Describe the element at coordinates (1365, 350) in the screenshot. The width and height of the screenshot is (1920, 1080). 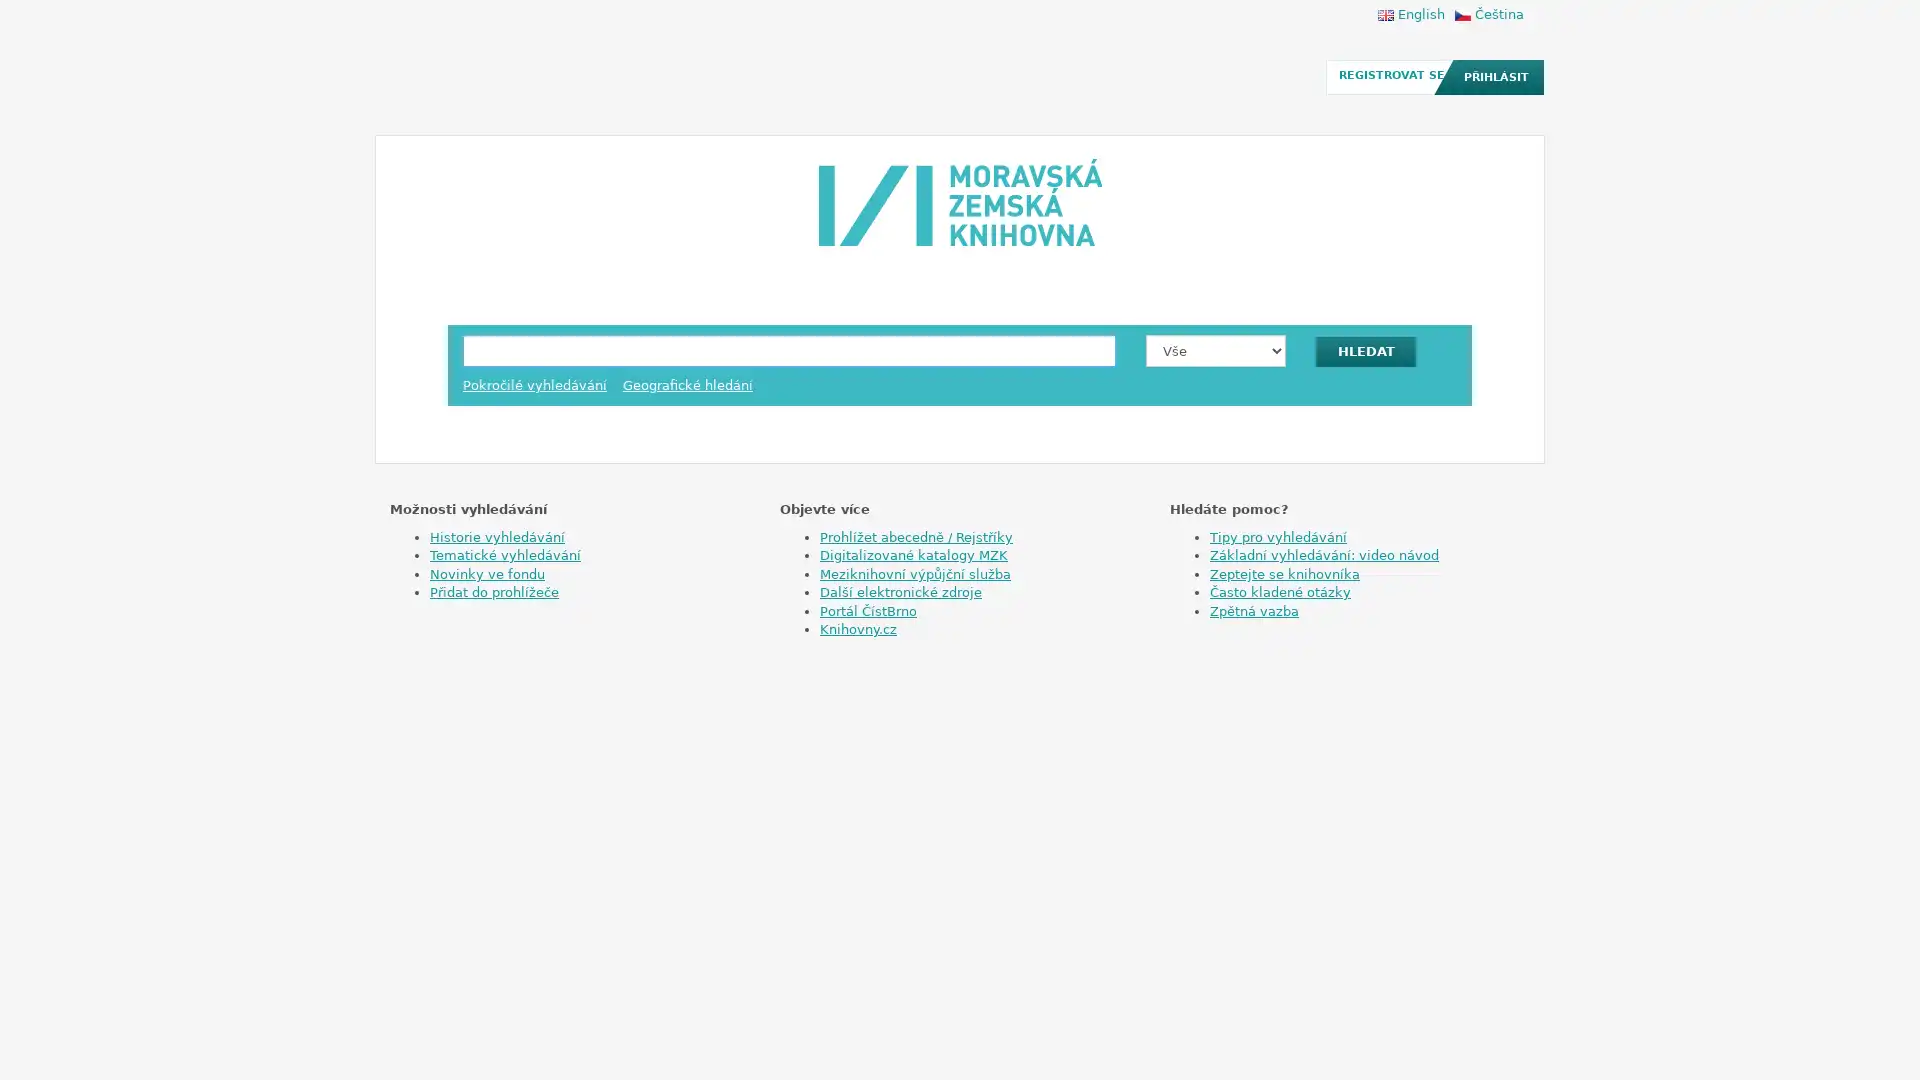
I see `HLEDAT` at that location.